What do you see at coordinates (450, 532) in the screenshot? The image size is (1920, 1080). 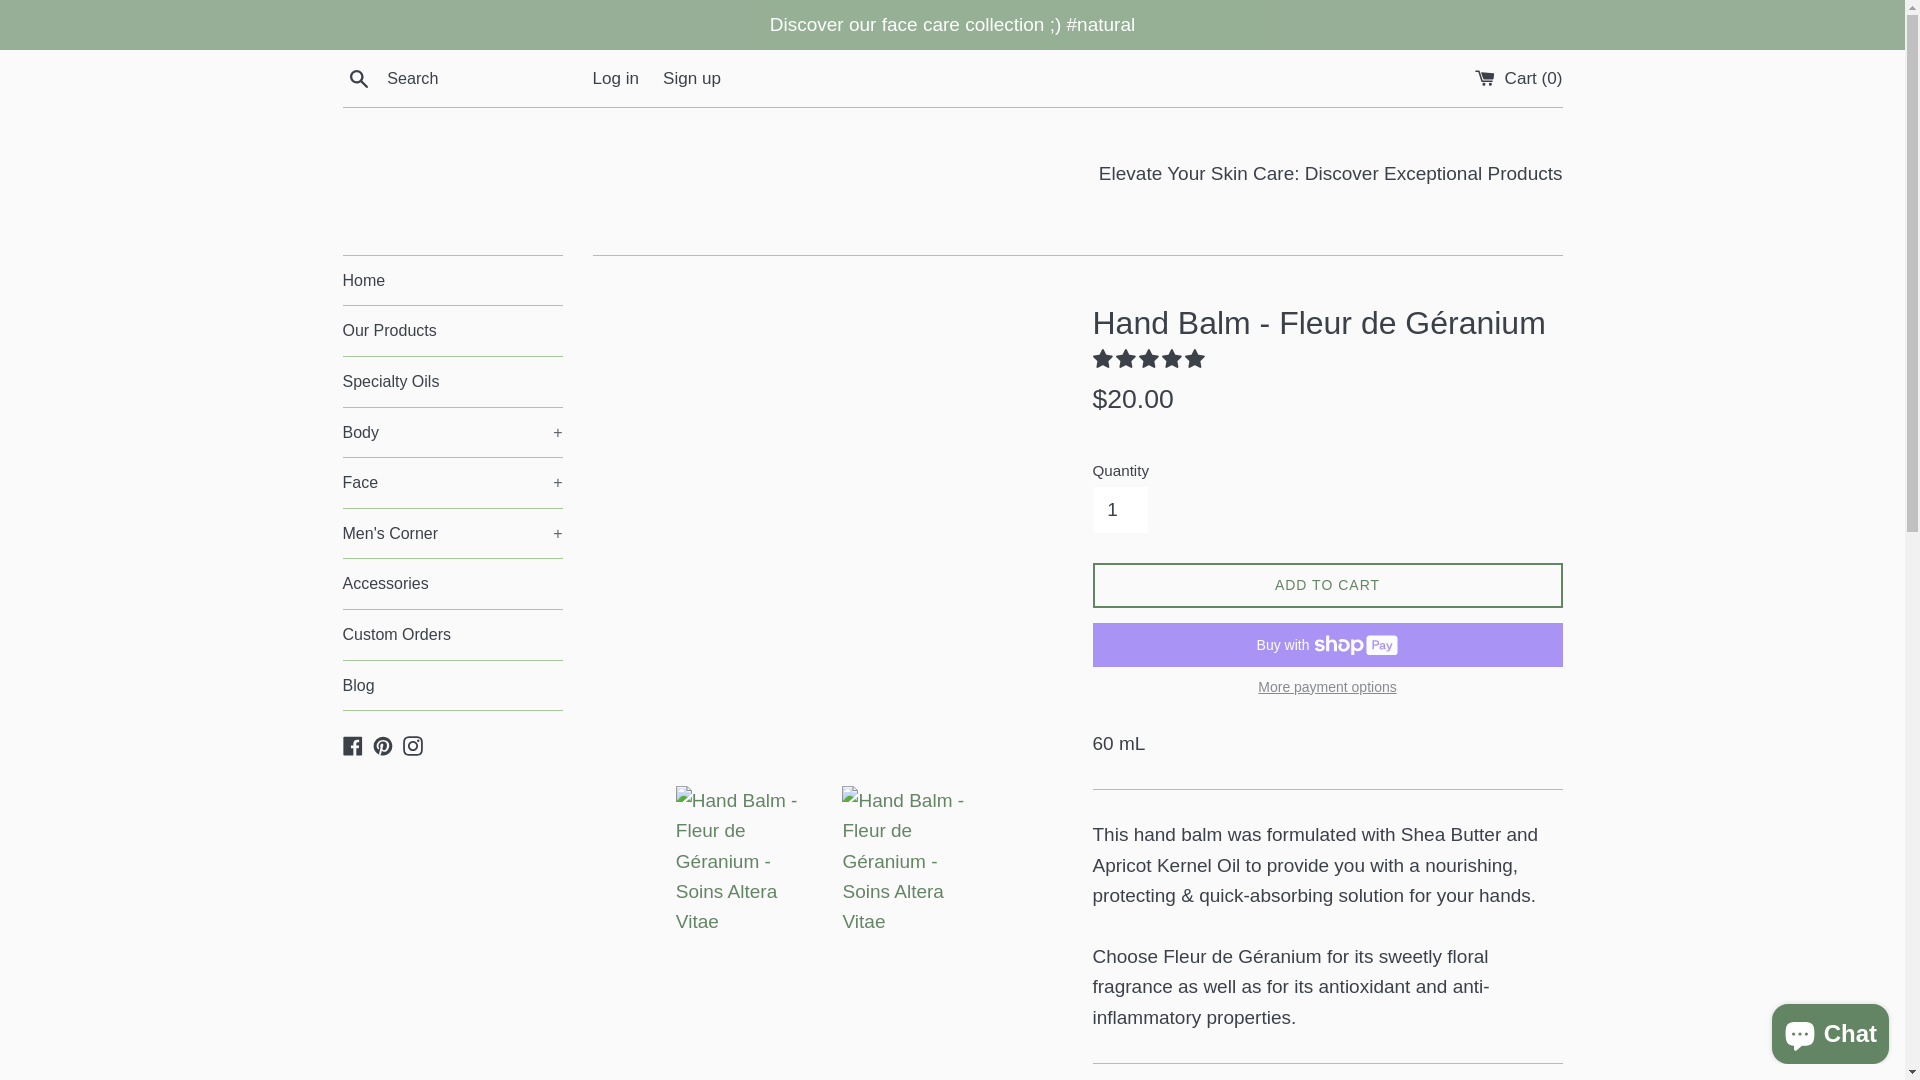 I see `'Men's Corner` at bounding box center [450, 532].